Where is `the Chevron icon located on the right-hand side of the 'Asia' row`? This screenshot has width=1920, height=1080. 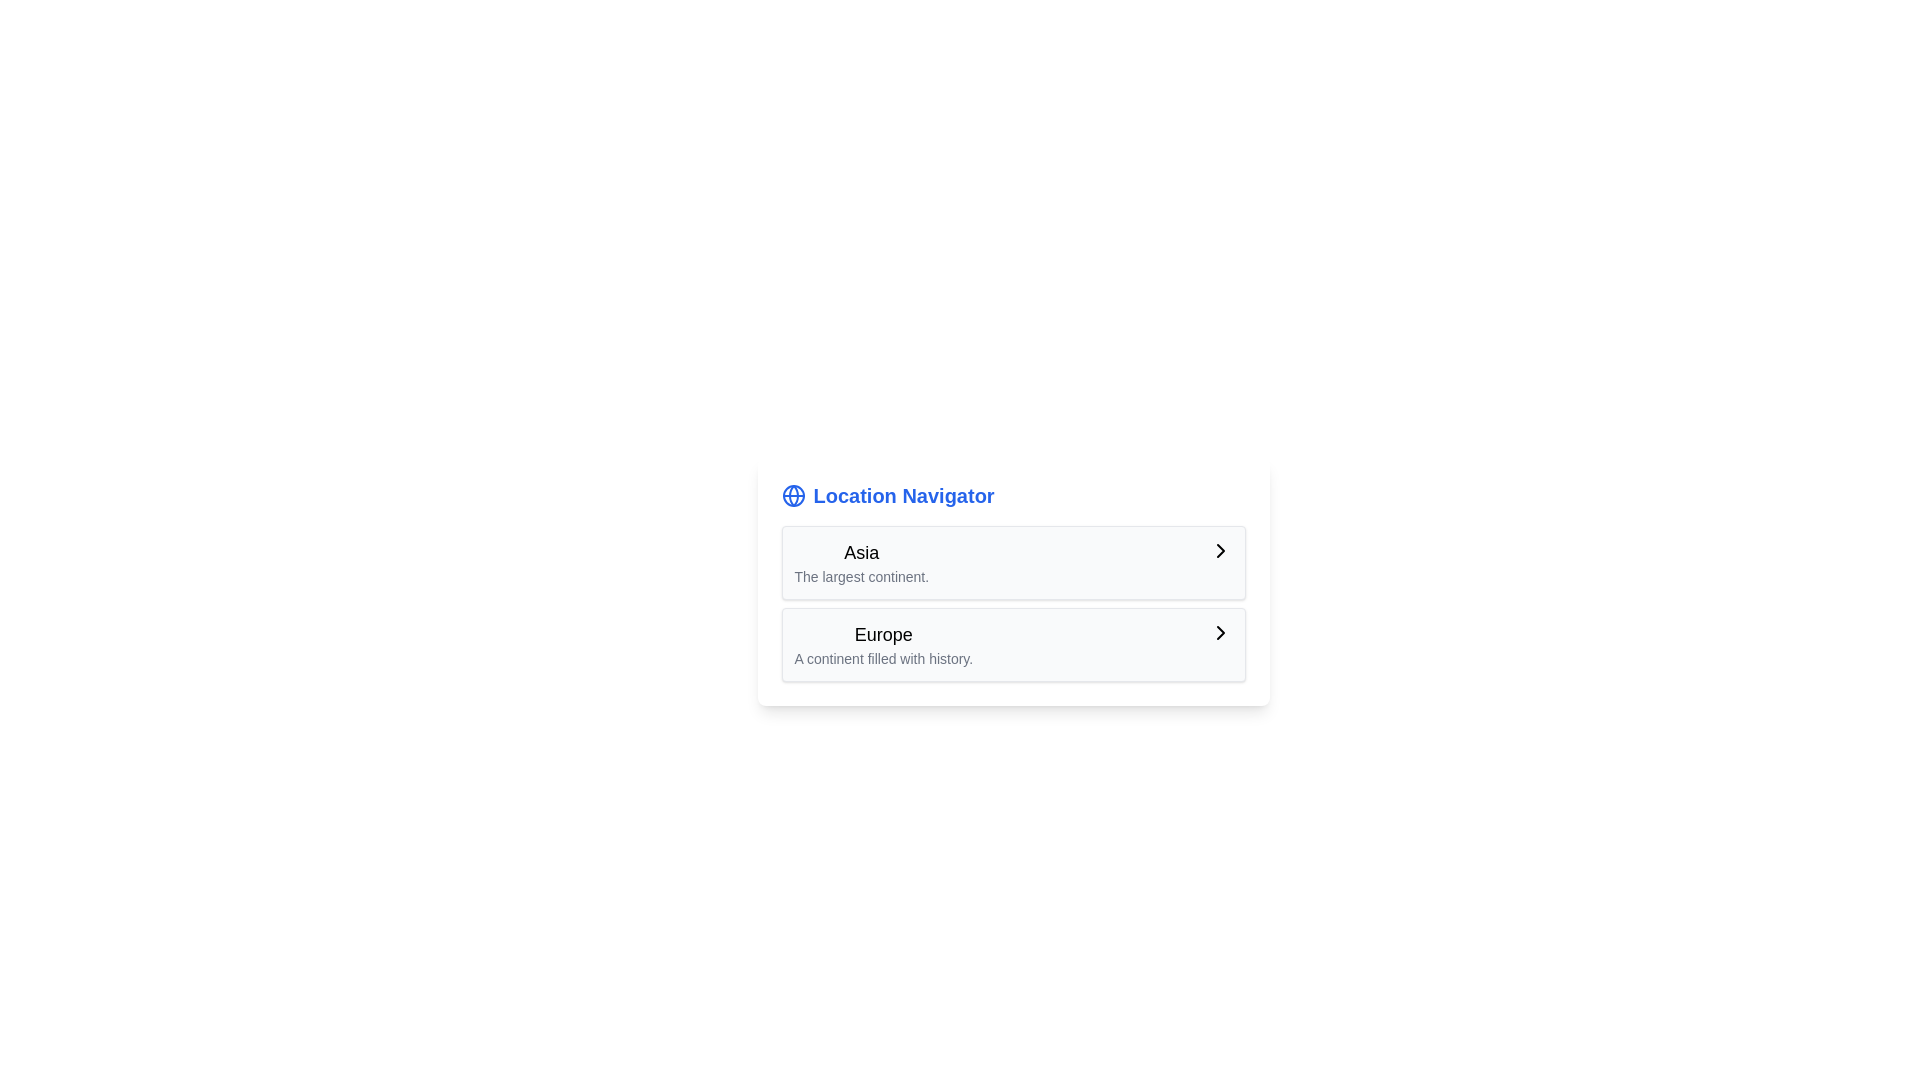 the Chevron icon located on the right-hand side of the 'Asia' row is located at coordinates (1219, 551).